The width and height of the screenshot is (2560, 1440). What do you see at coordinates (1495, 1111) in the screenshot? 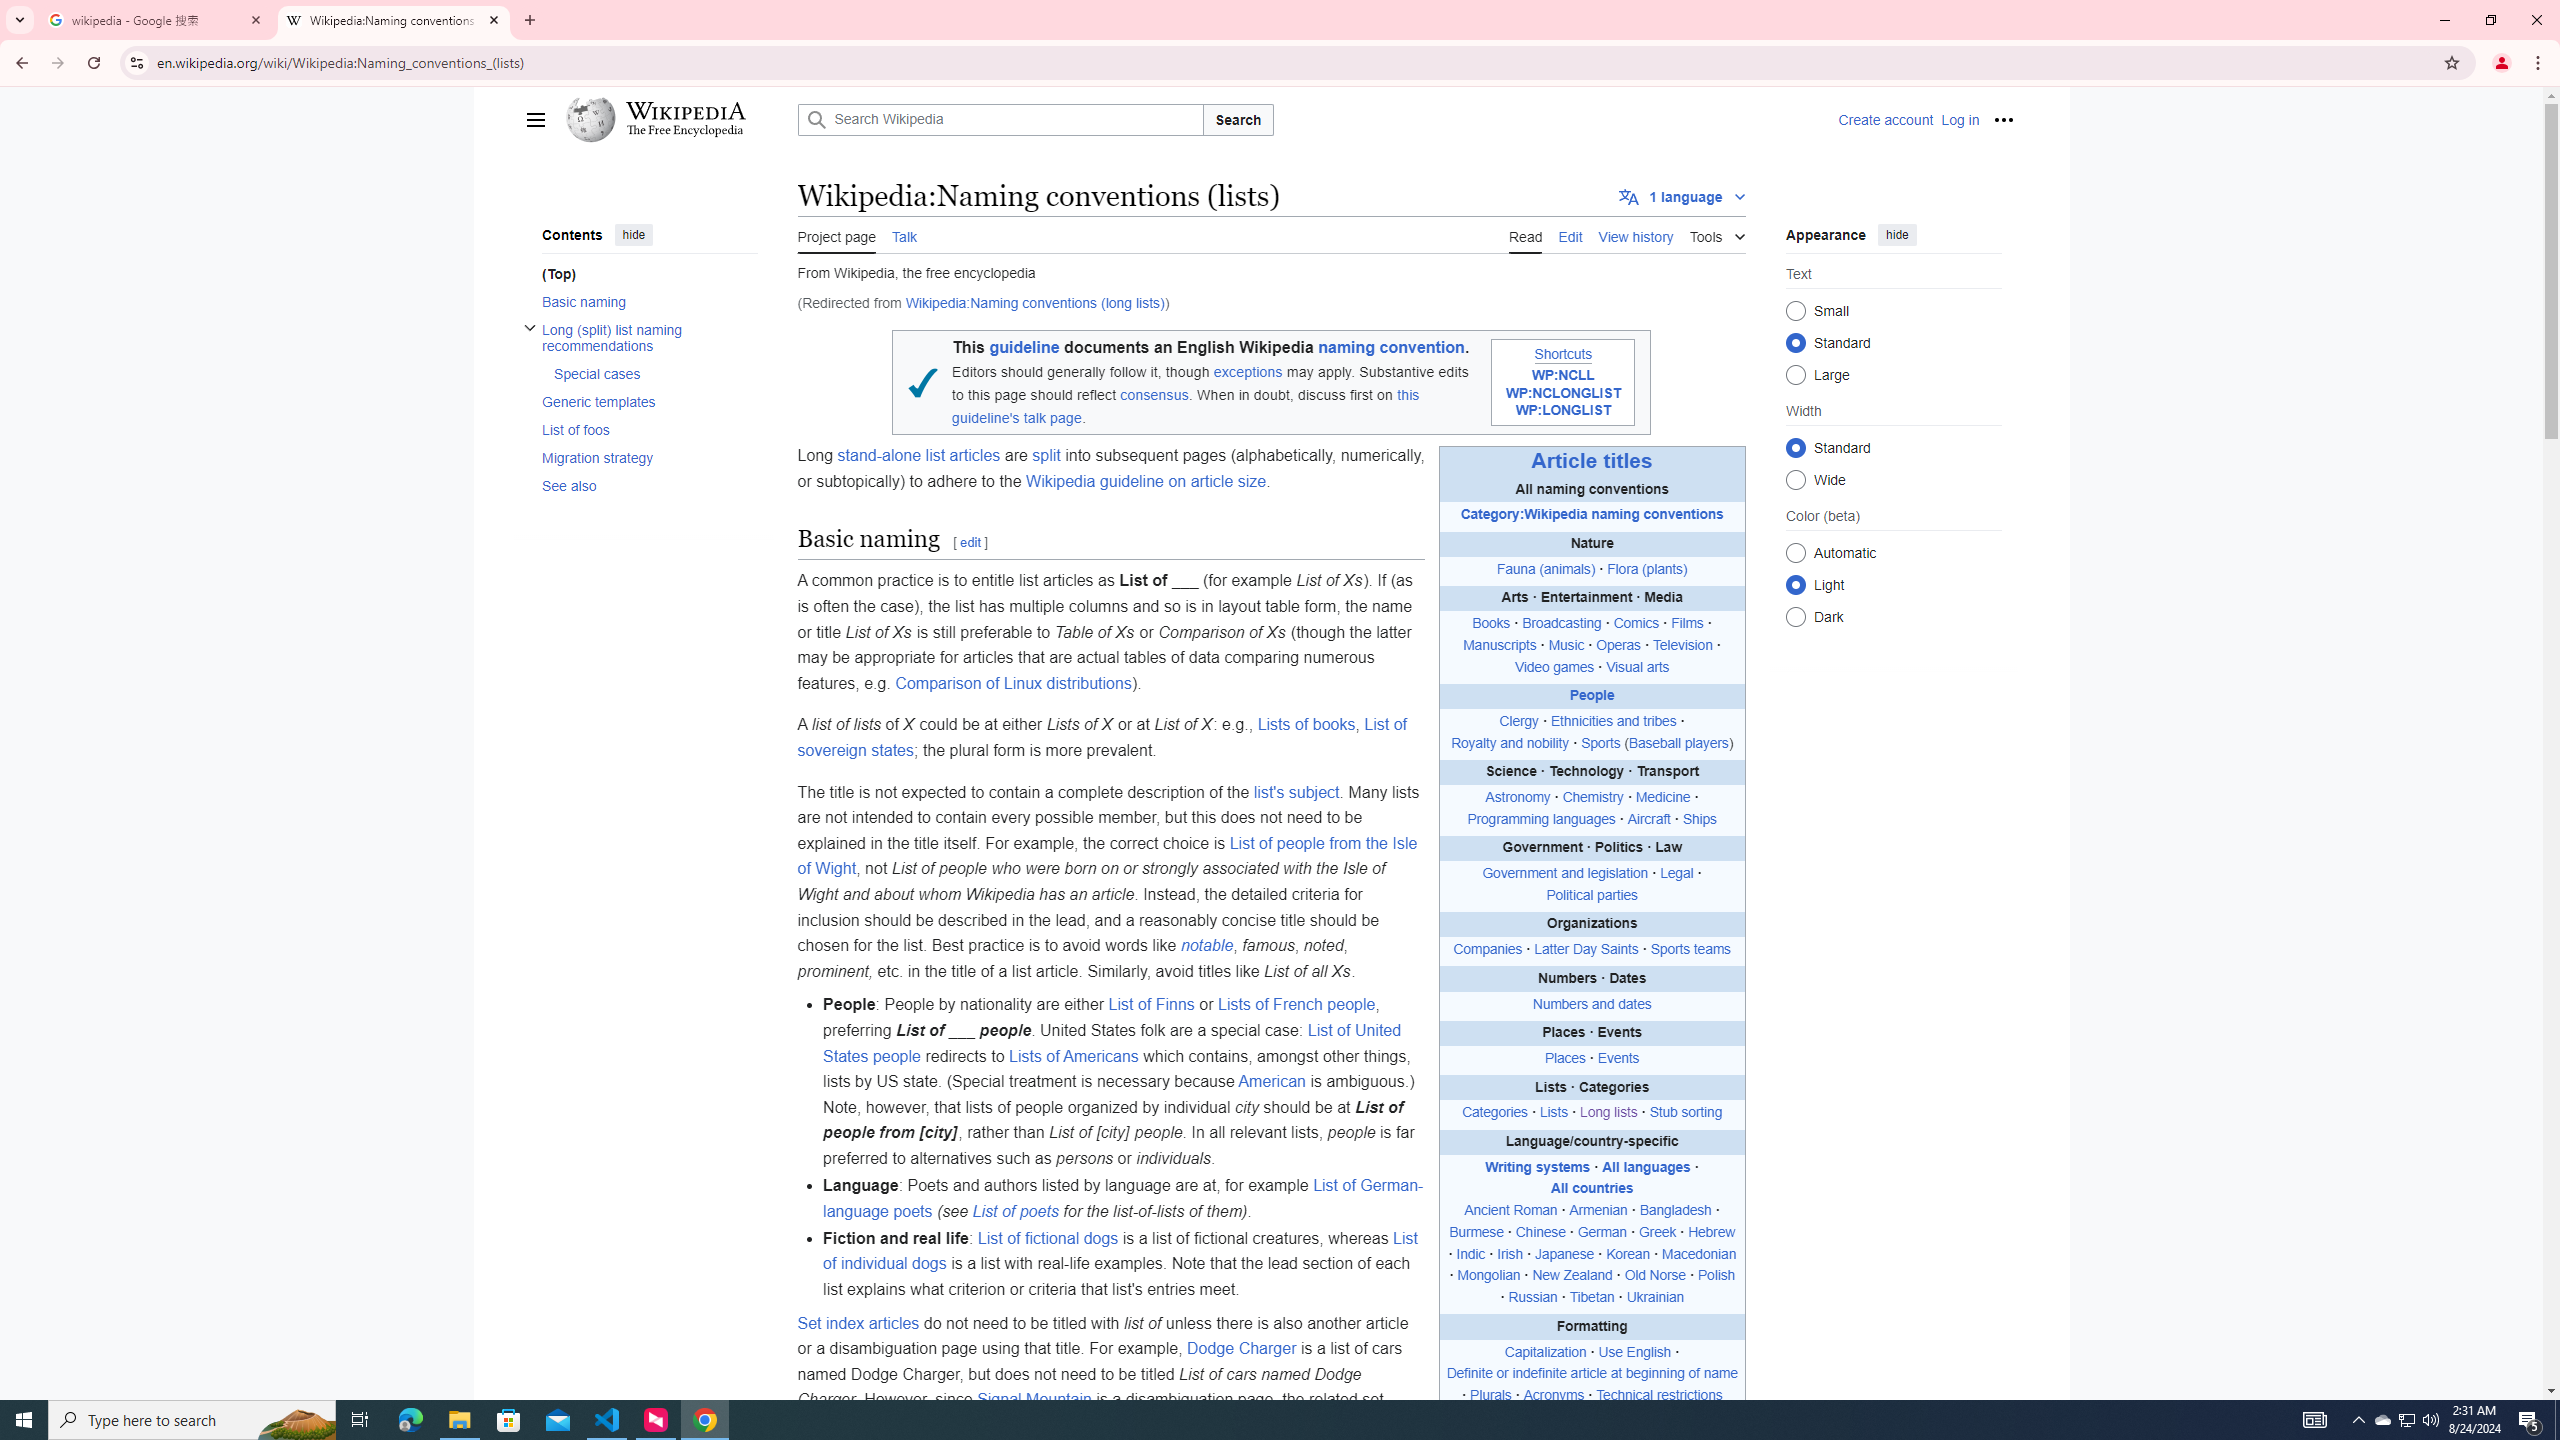
I see `'Categories'` at bounding box center [1495, 1111].